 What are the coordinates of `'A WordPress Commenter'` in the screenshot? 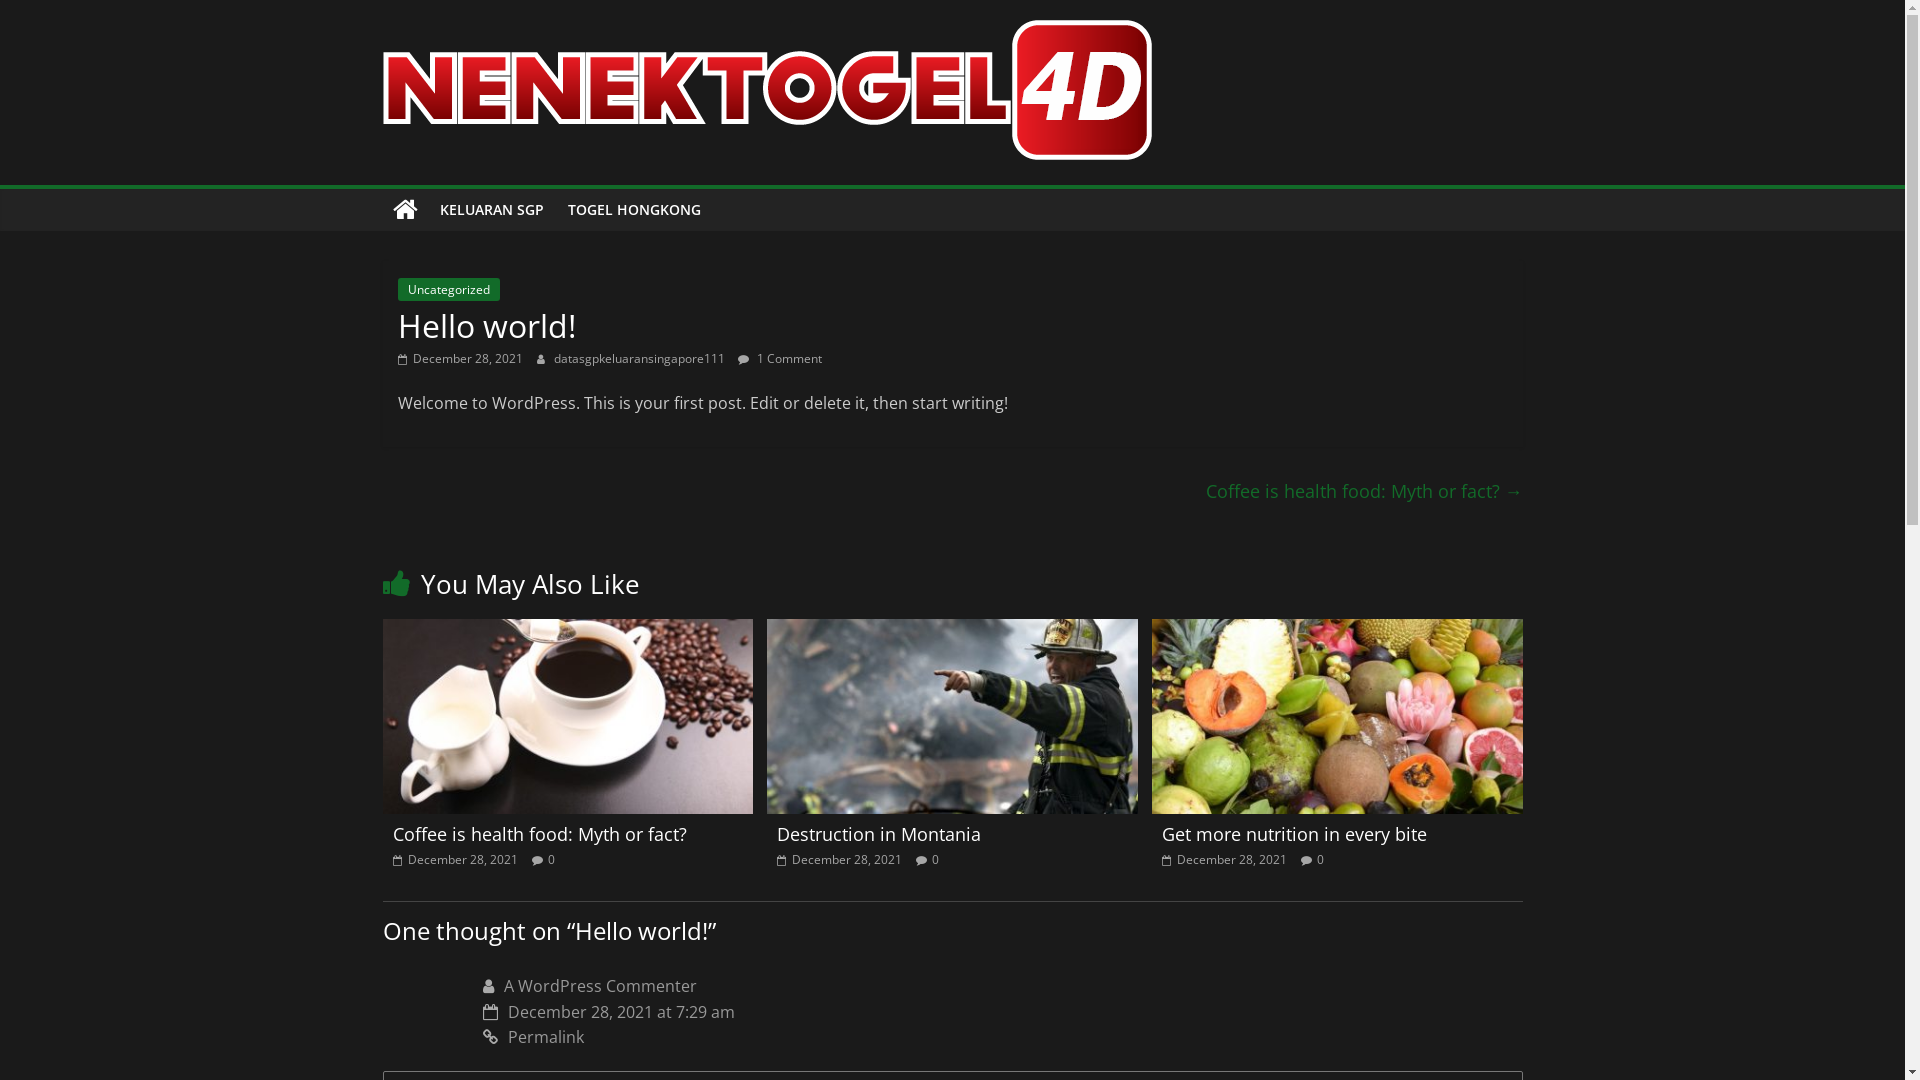 It's located at (504, 985).